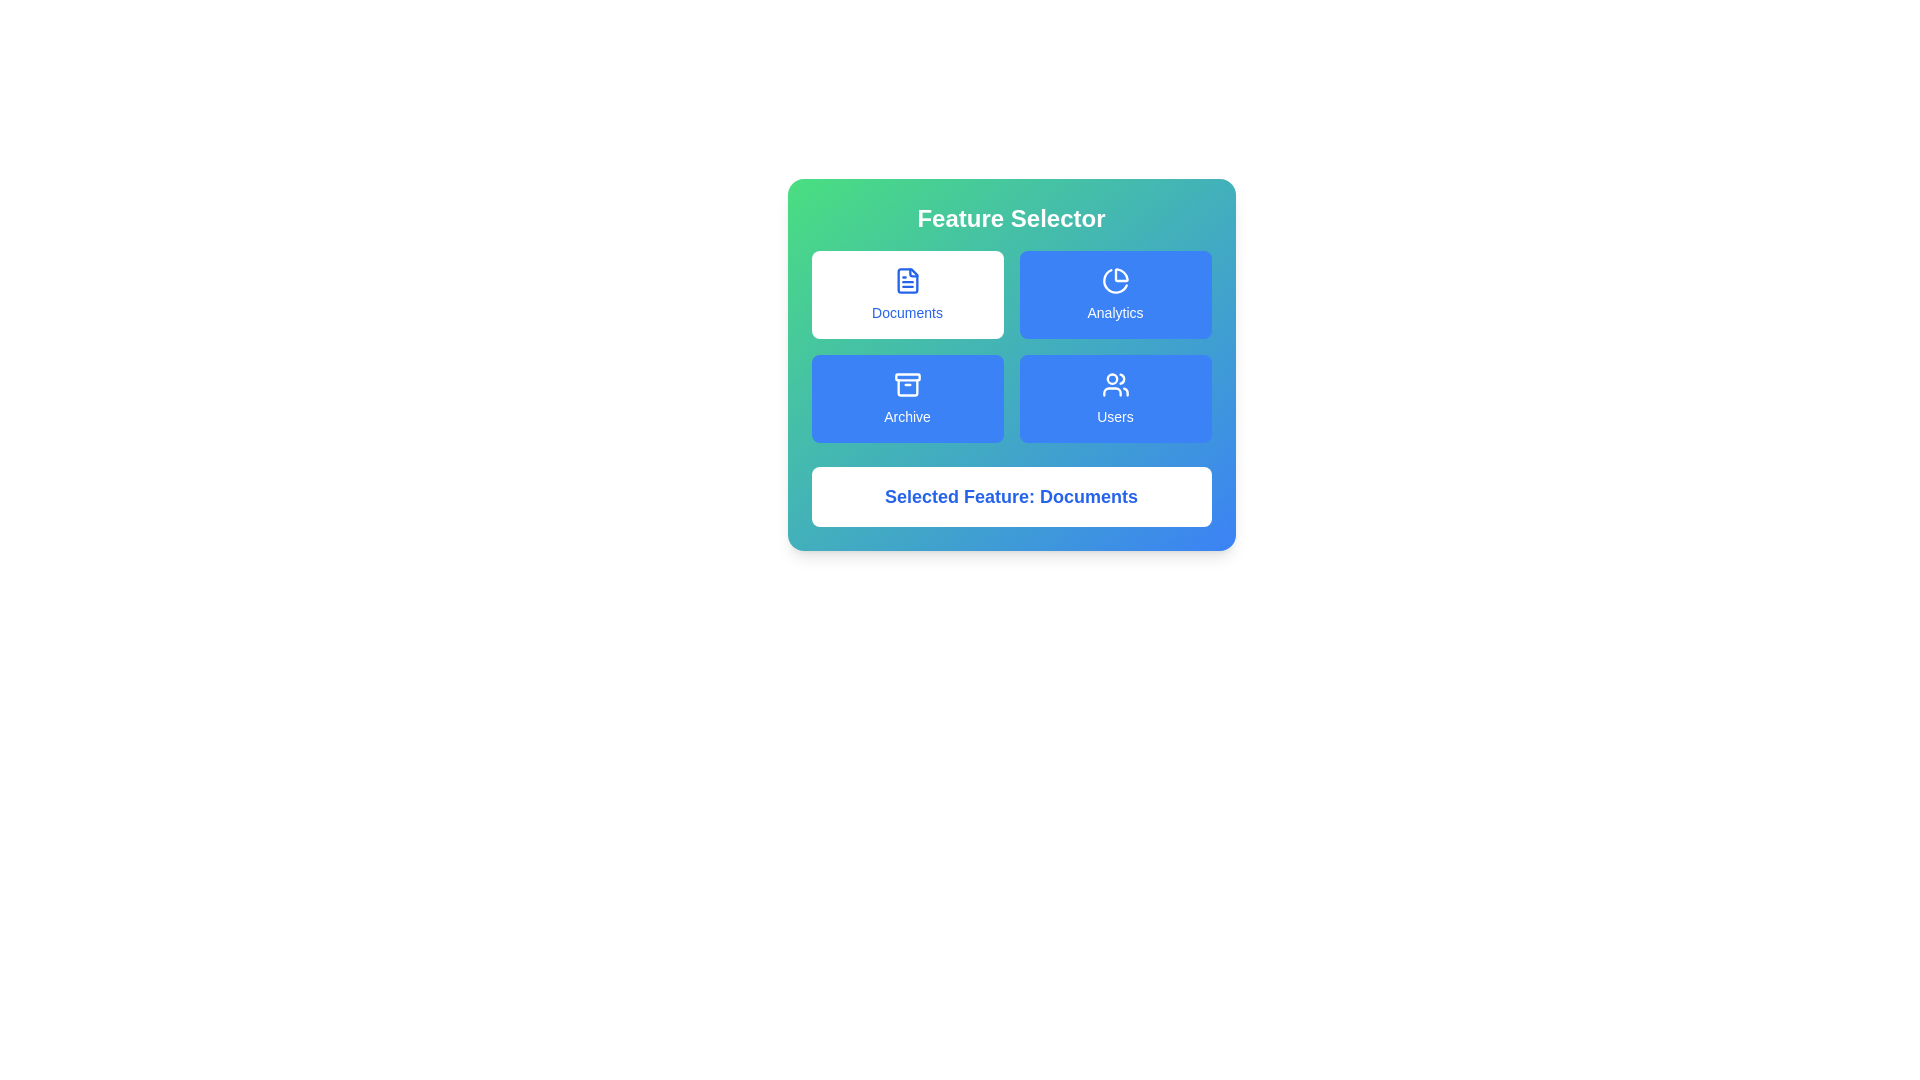  I want to click on the 'Analytics' text label, which is part of the button in the feature selector grid, positioned below the icon in the top-right corner, so click(1114, 312).